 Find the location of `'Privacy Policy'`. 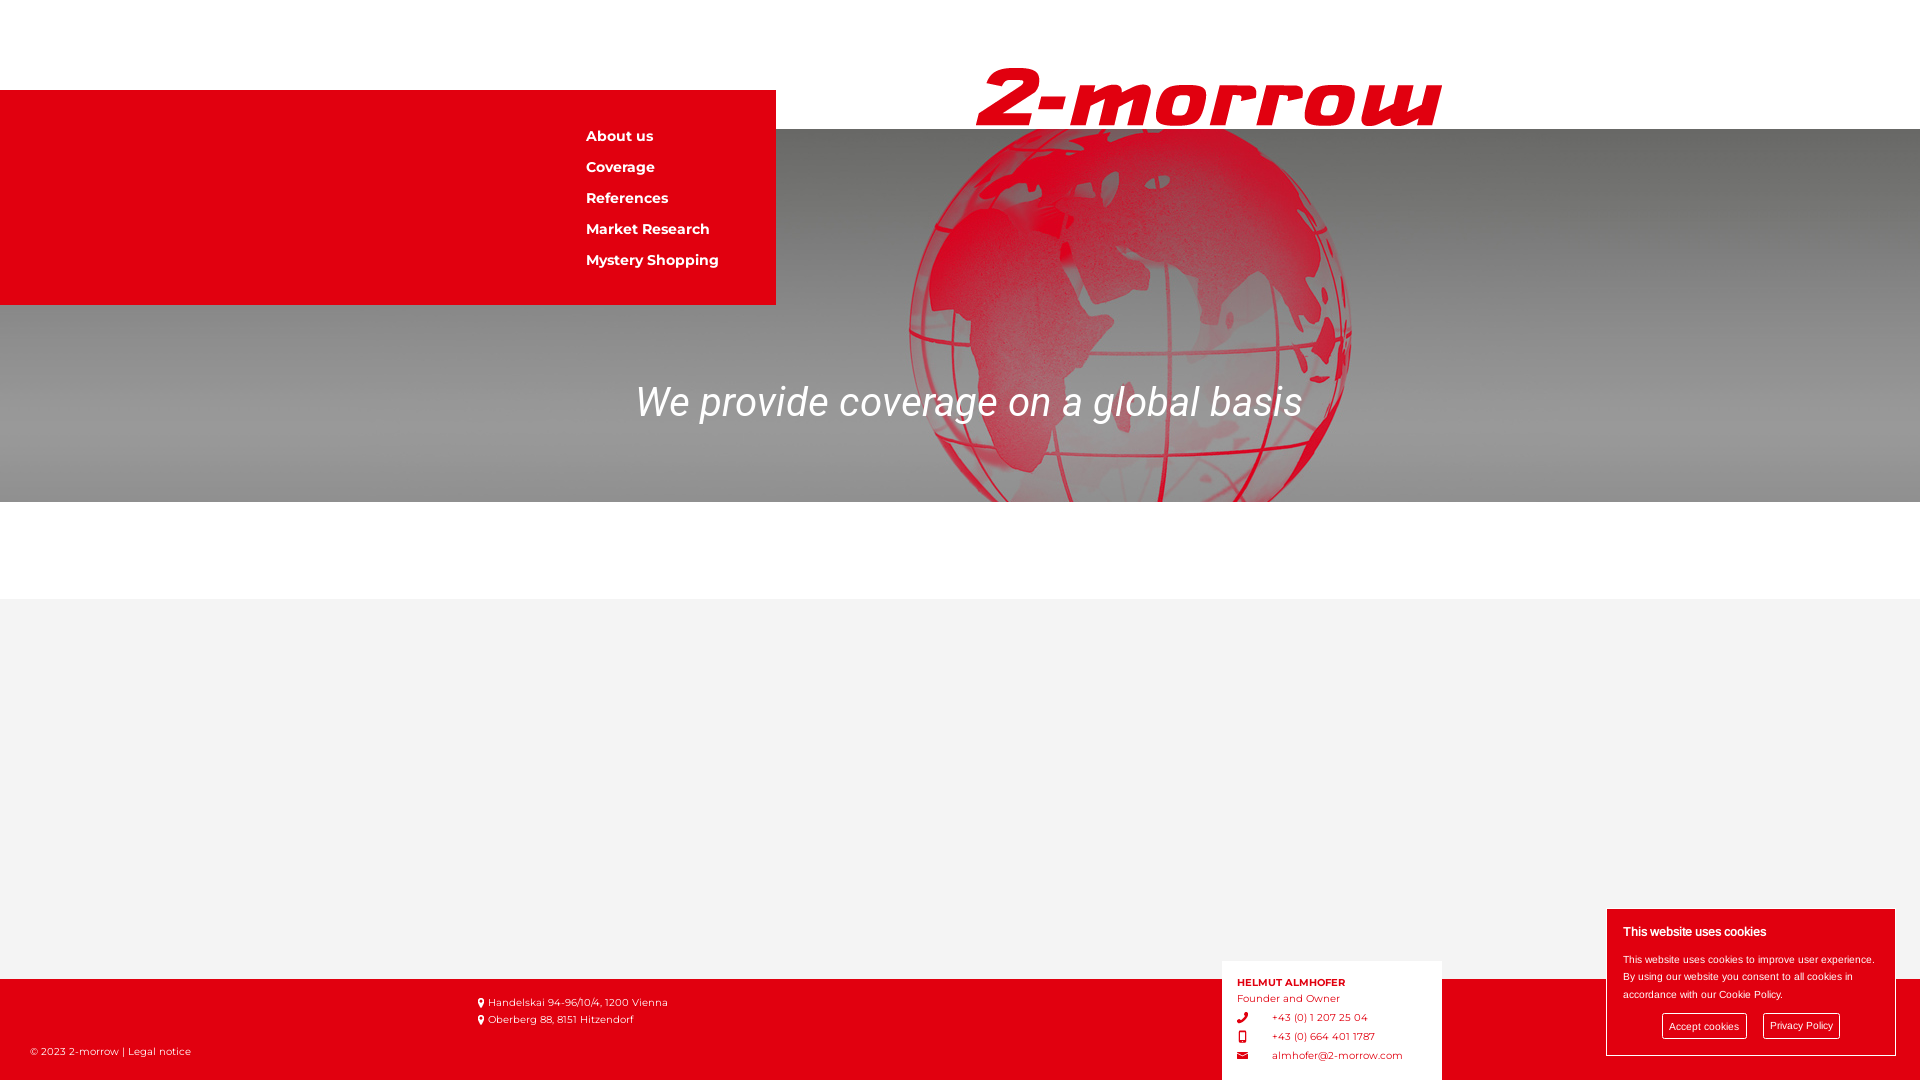

'Privacy Policy' is located at coordinates (1800, 1026).